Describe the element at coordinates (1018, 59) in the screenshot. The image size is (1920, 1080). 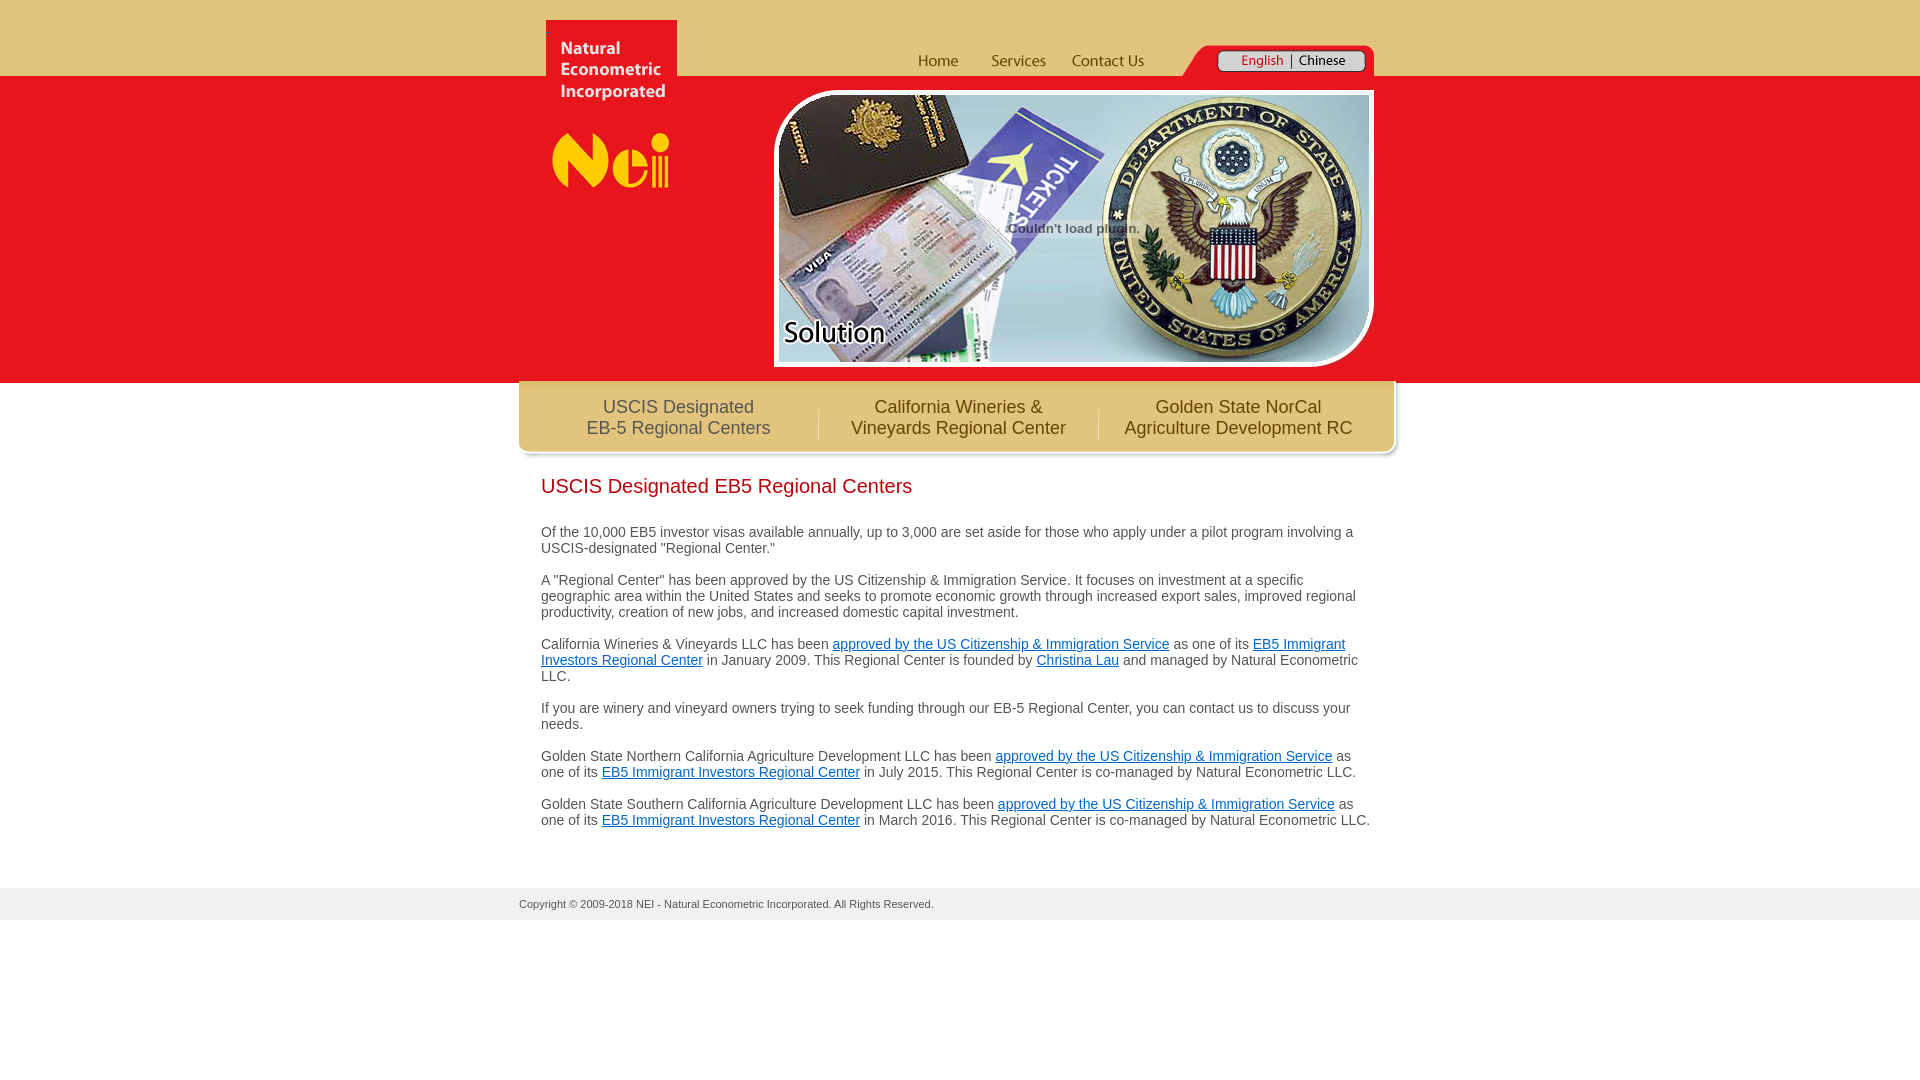
I see `'Service'` at that location.